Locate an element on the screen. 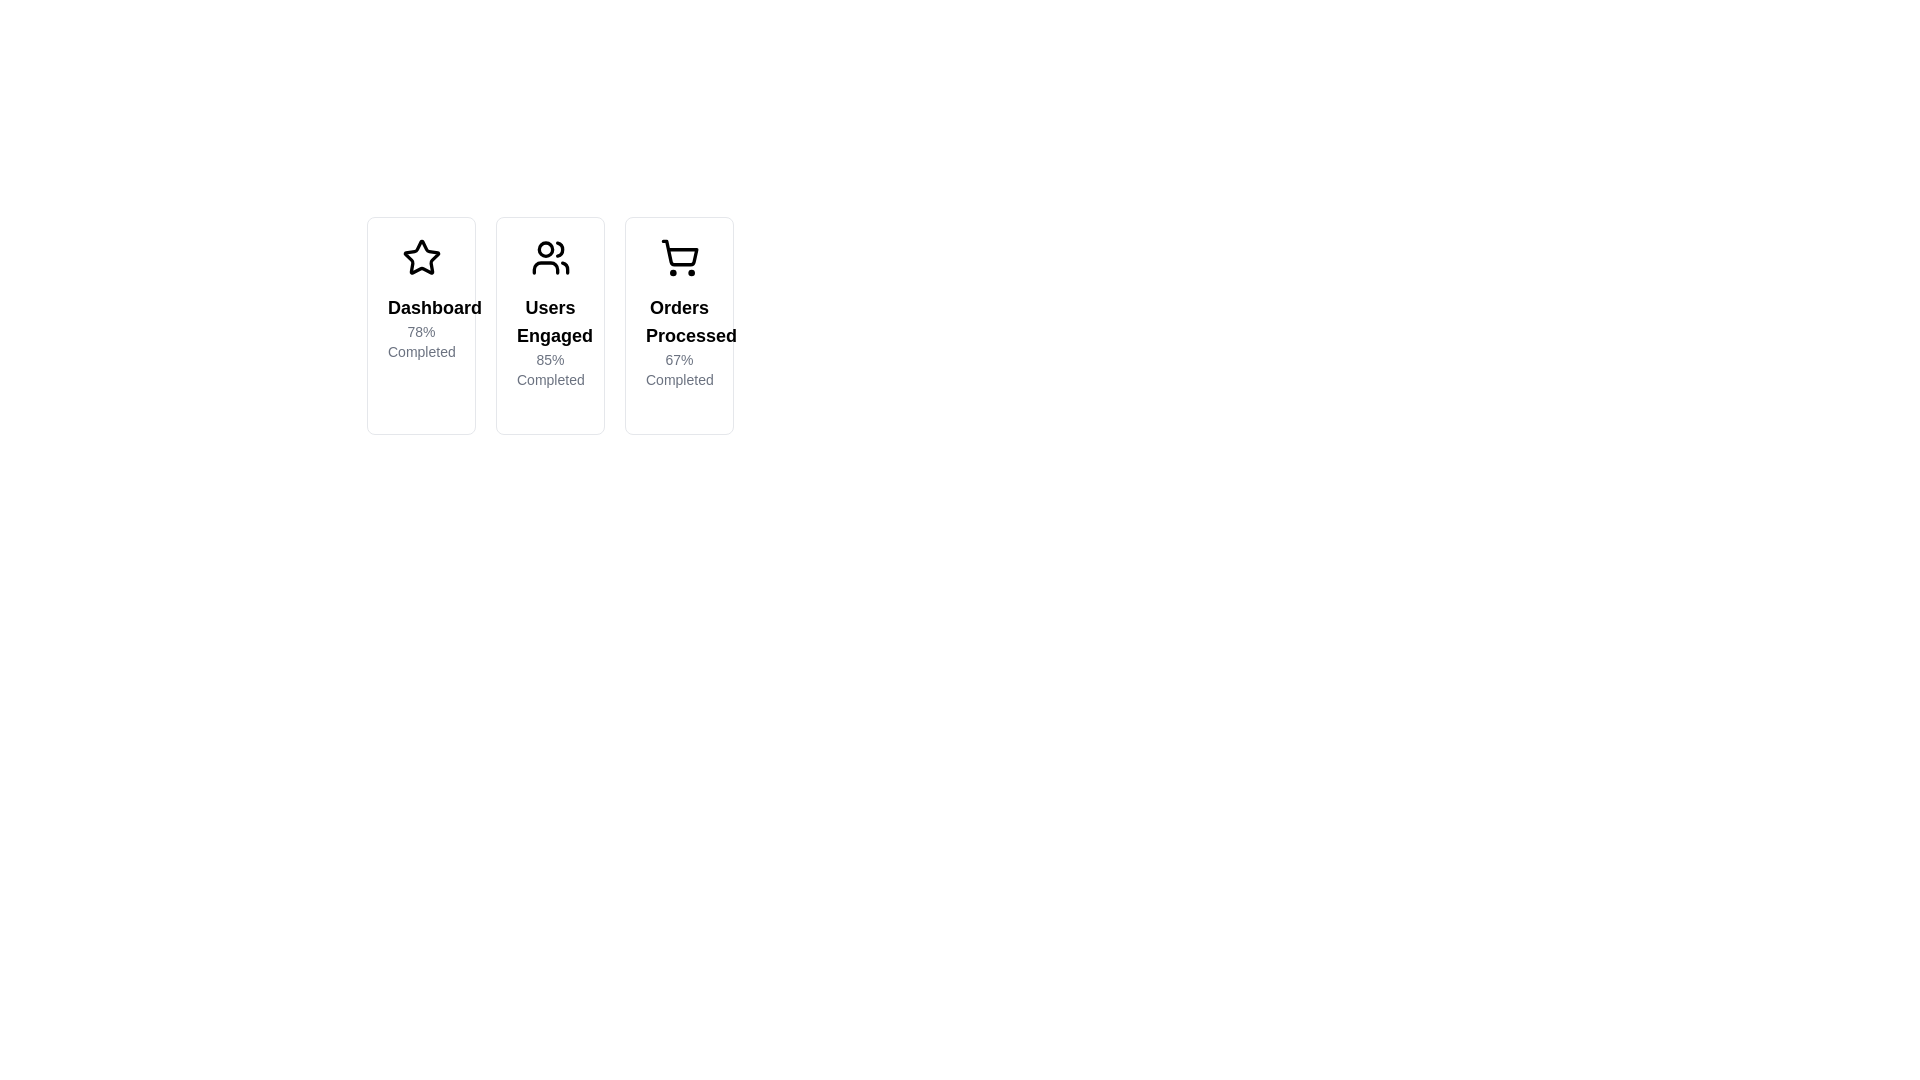  the progress information Text Display located in the third column below the shopping cart icon, which conveys order processing percentage if functionality is assigned by the developer is located at coordinates (679, 341).